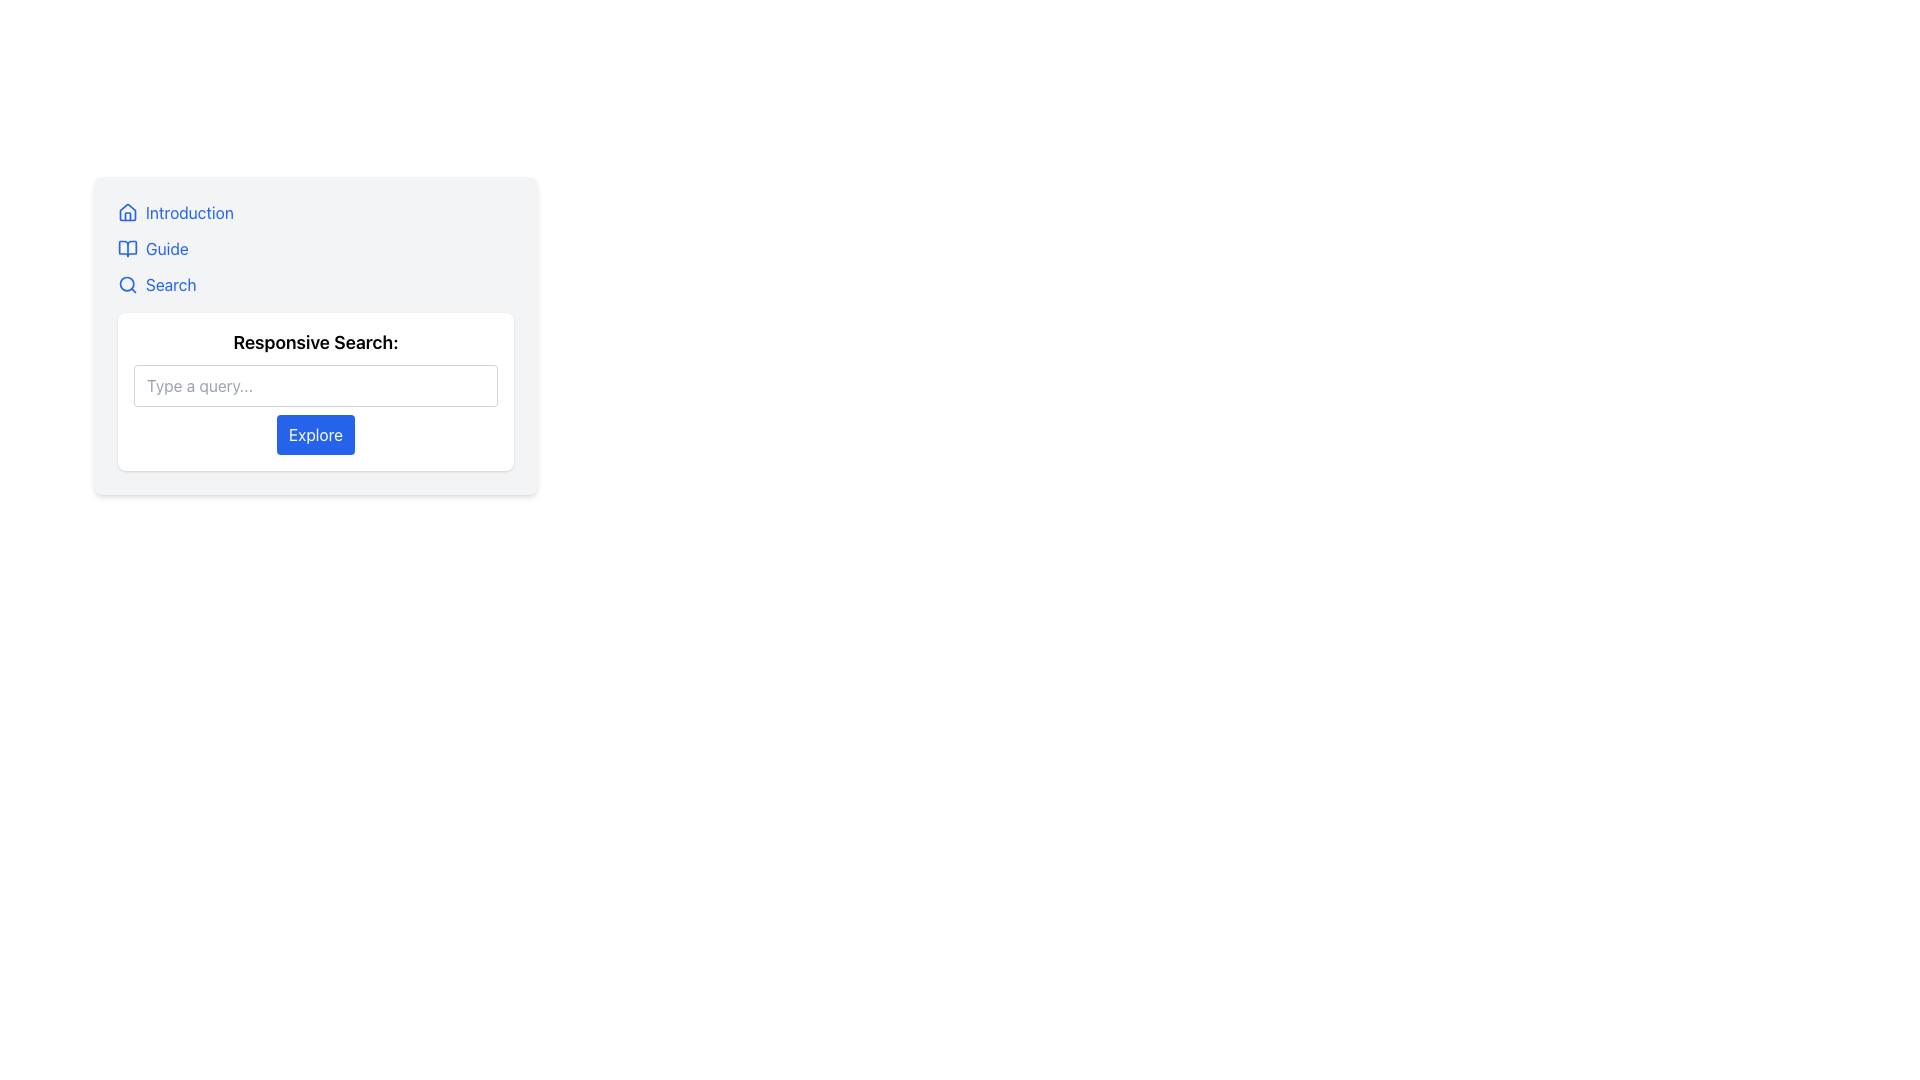  Describe the element at coordinates (127, 212) in the screenshot. I see `the home icon located on the left side above the navigation links labeled 'Introduction', 'Guide', and 'Search'` at that location.